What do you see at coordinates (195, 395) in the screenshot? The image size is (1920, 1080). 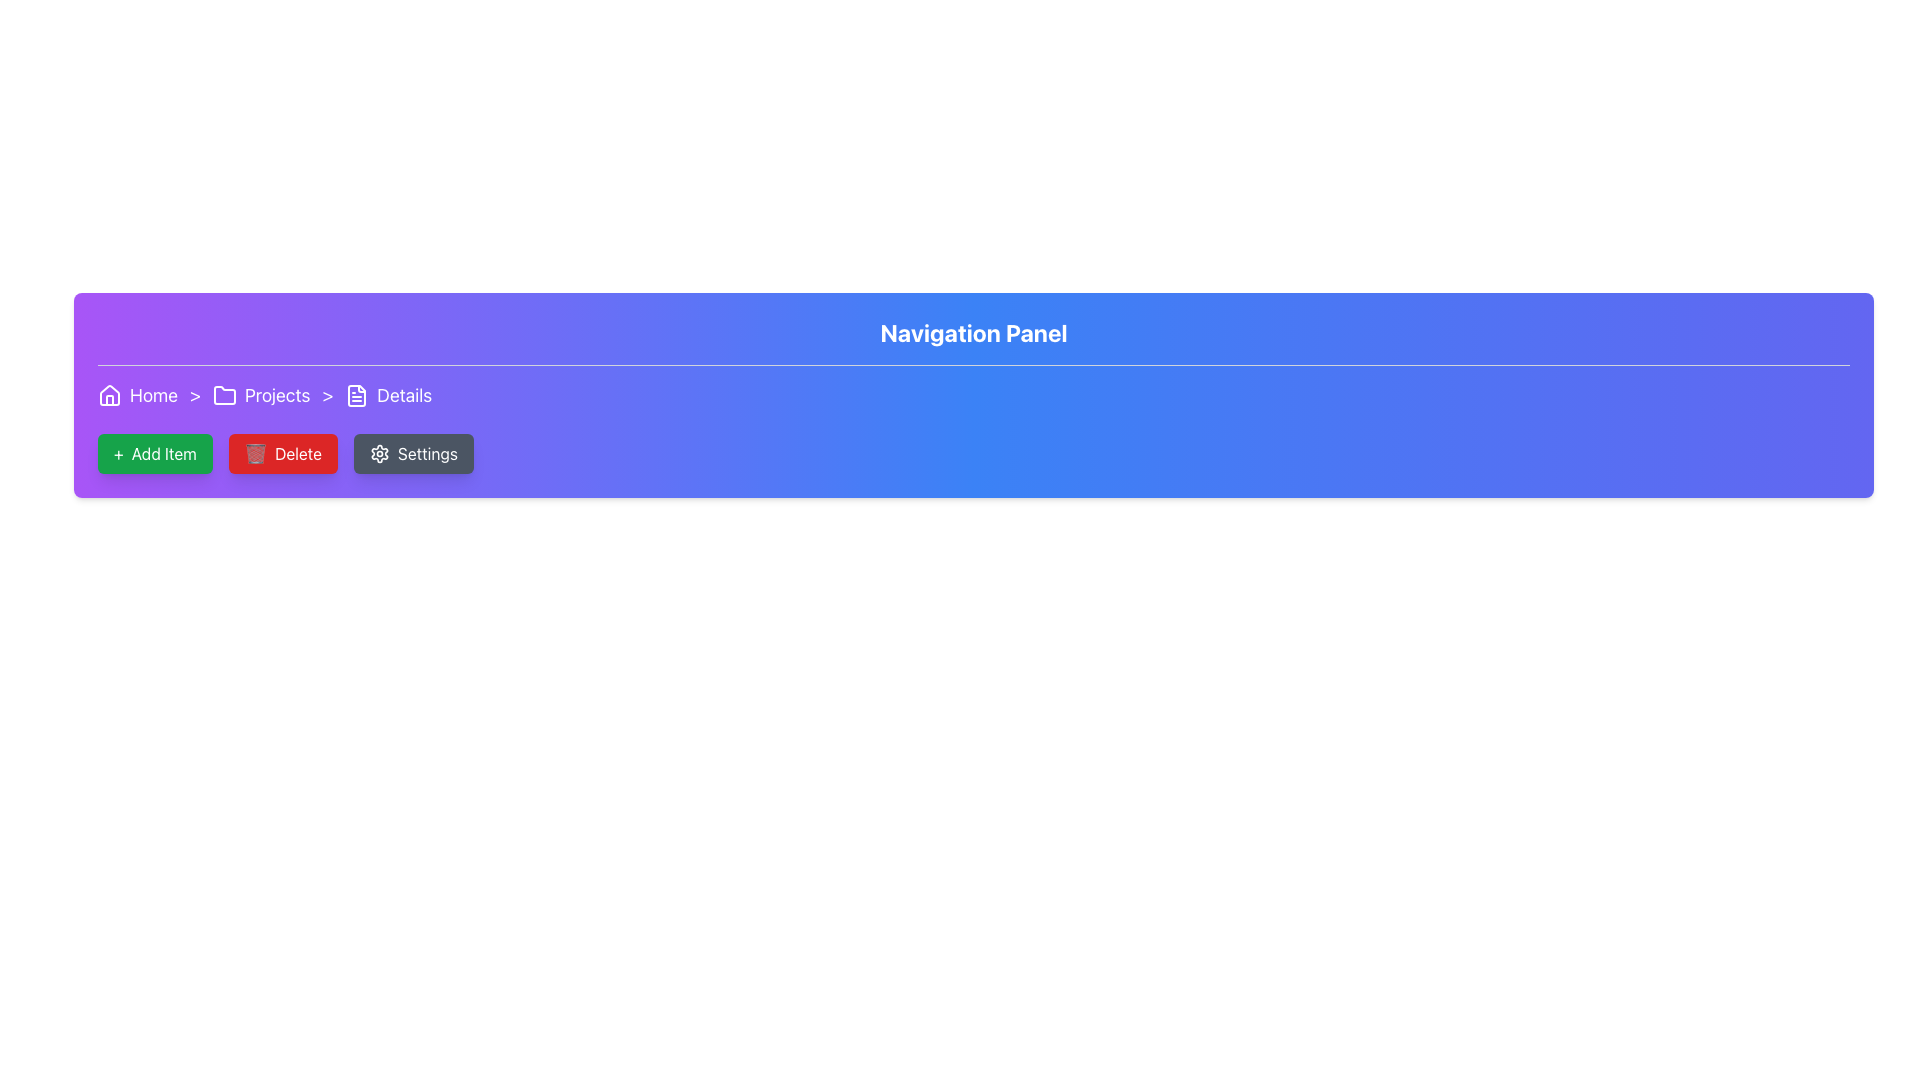 I see `the Breadcrumb Separator, which is a rightward arrow symbol ('>') in white on a purple background, positioned between 'Projects' and 'Details' in the breadcrumb navigation bar` at bounding box center [195, 395].